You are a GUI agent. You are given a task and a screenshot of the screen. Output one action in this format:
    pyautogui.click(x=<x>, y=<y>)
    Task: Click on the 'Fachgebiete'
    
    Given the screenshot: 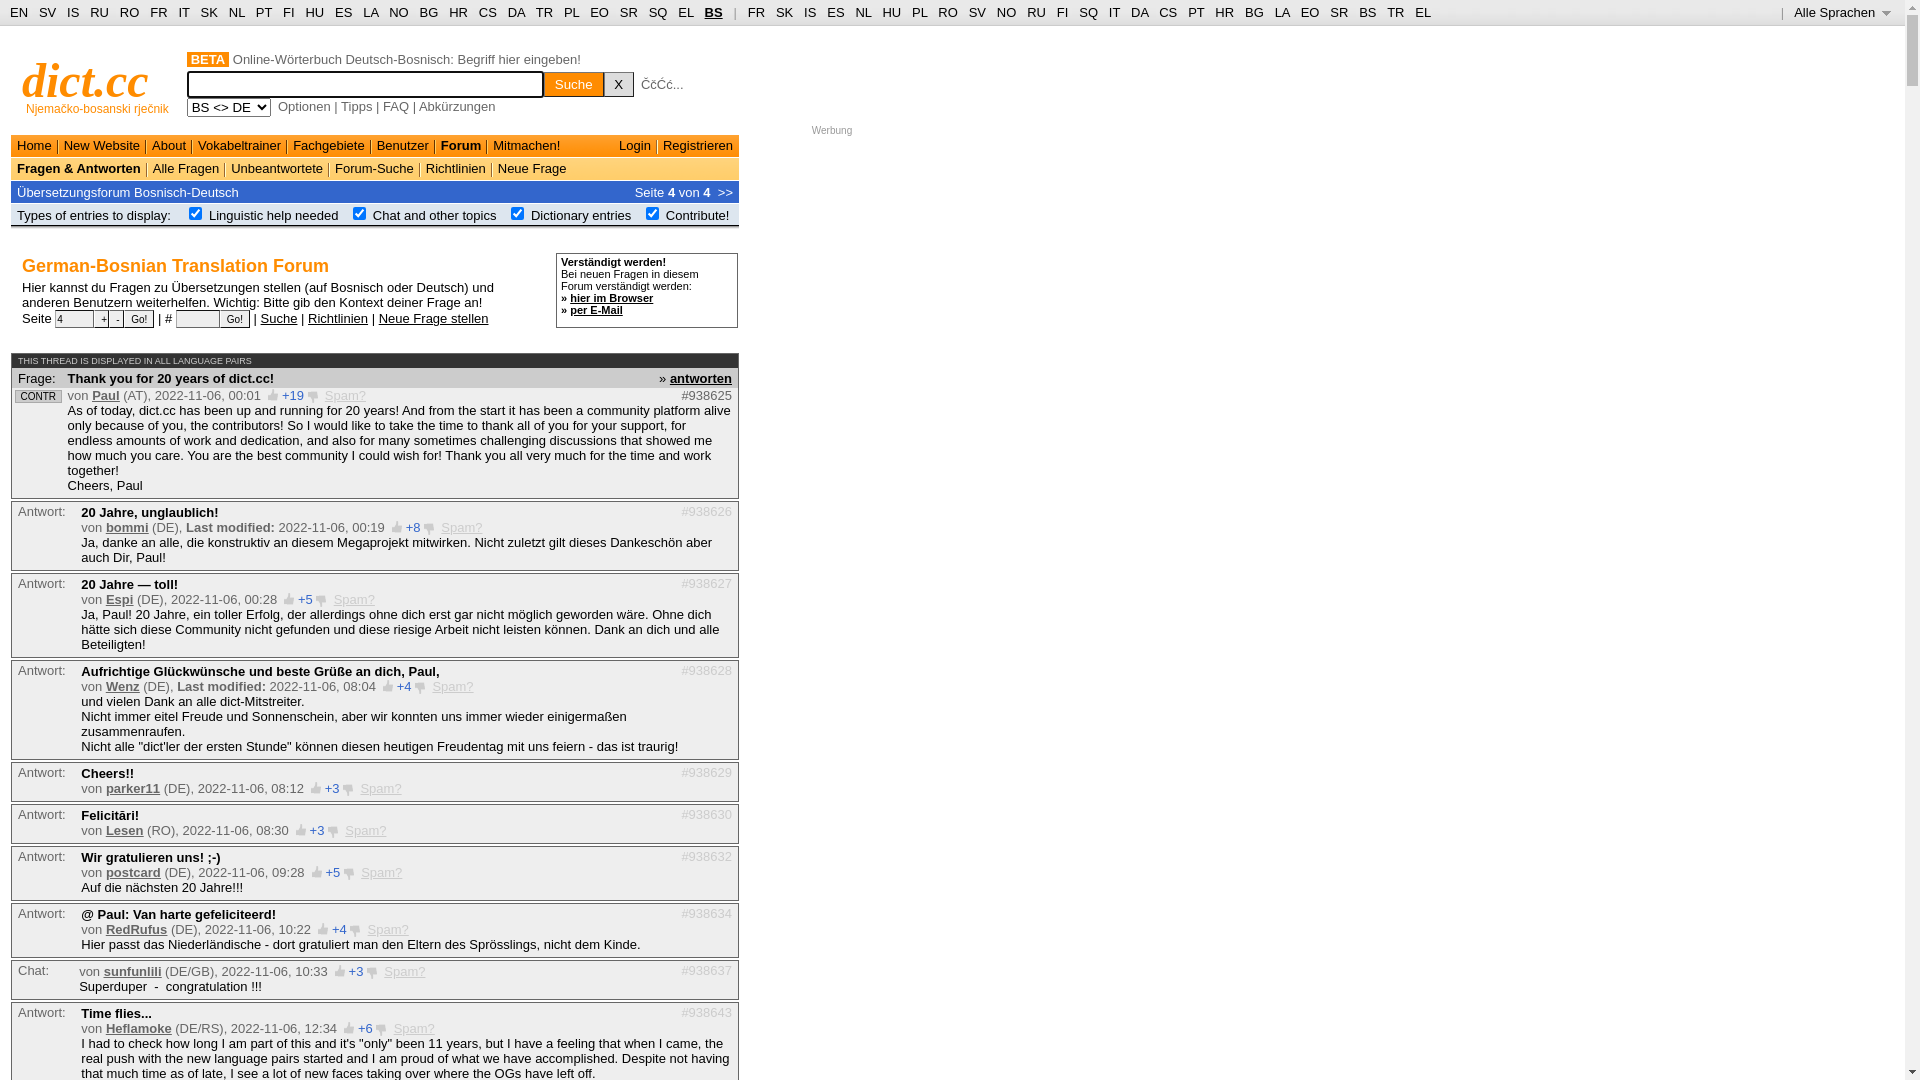 What is the action you would take?
    pyautogui.click(x=329, y=144)
    